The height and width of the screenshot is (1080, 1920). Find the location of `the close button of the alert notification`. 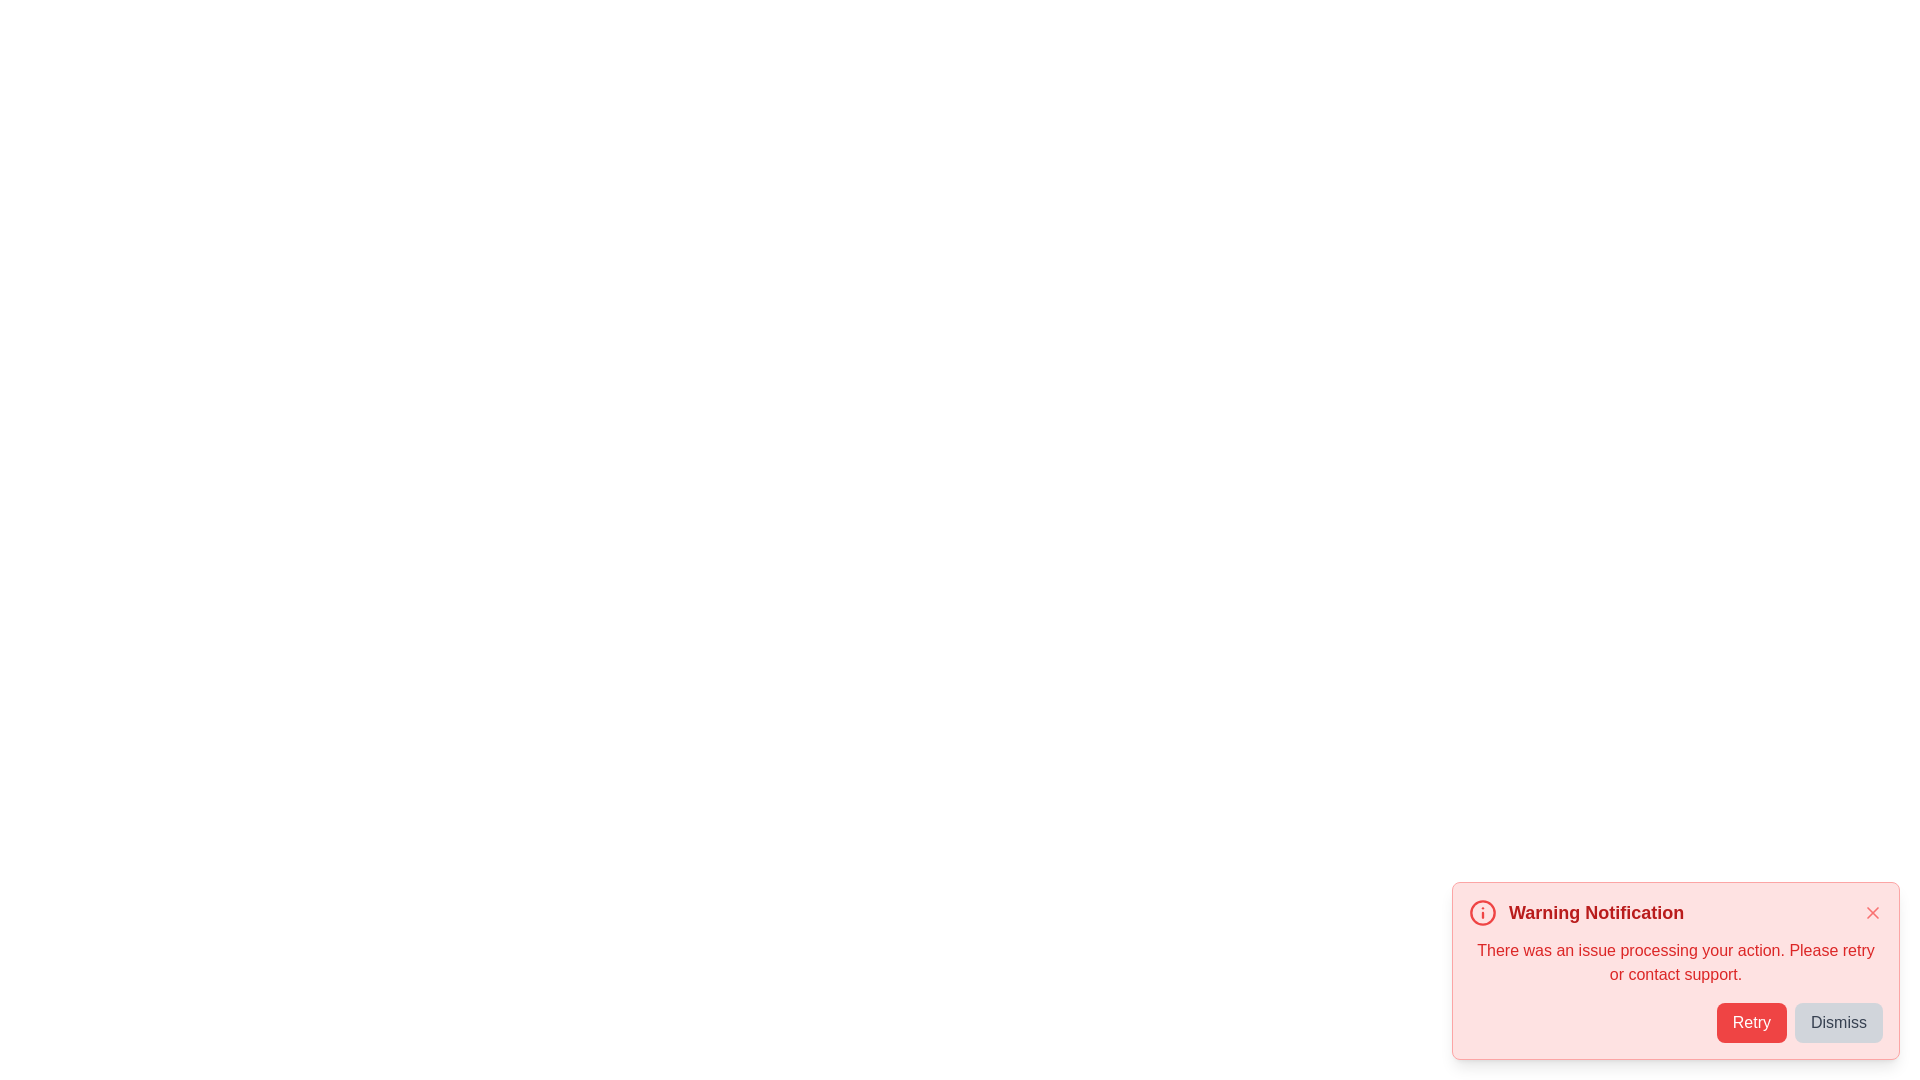

the close button of the alert notification is located at coordinates (1871, 913).